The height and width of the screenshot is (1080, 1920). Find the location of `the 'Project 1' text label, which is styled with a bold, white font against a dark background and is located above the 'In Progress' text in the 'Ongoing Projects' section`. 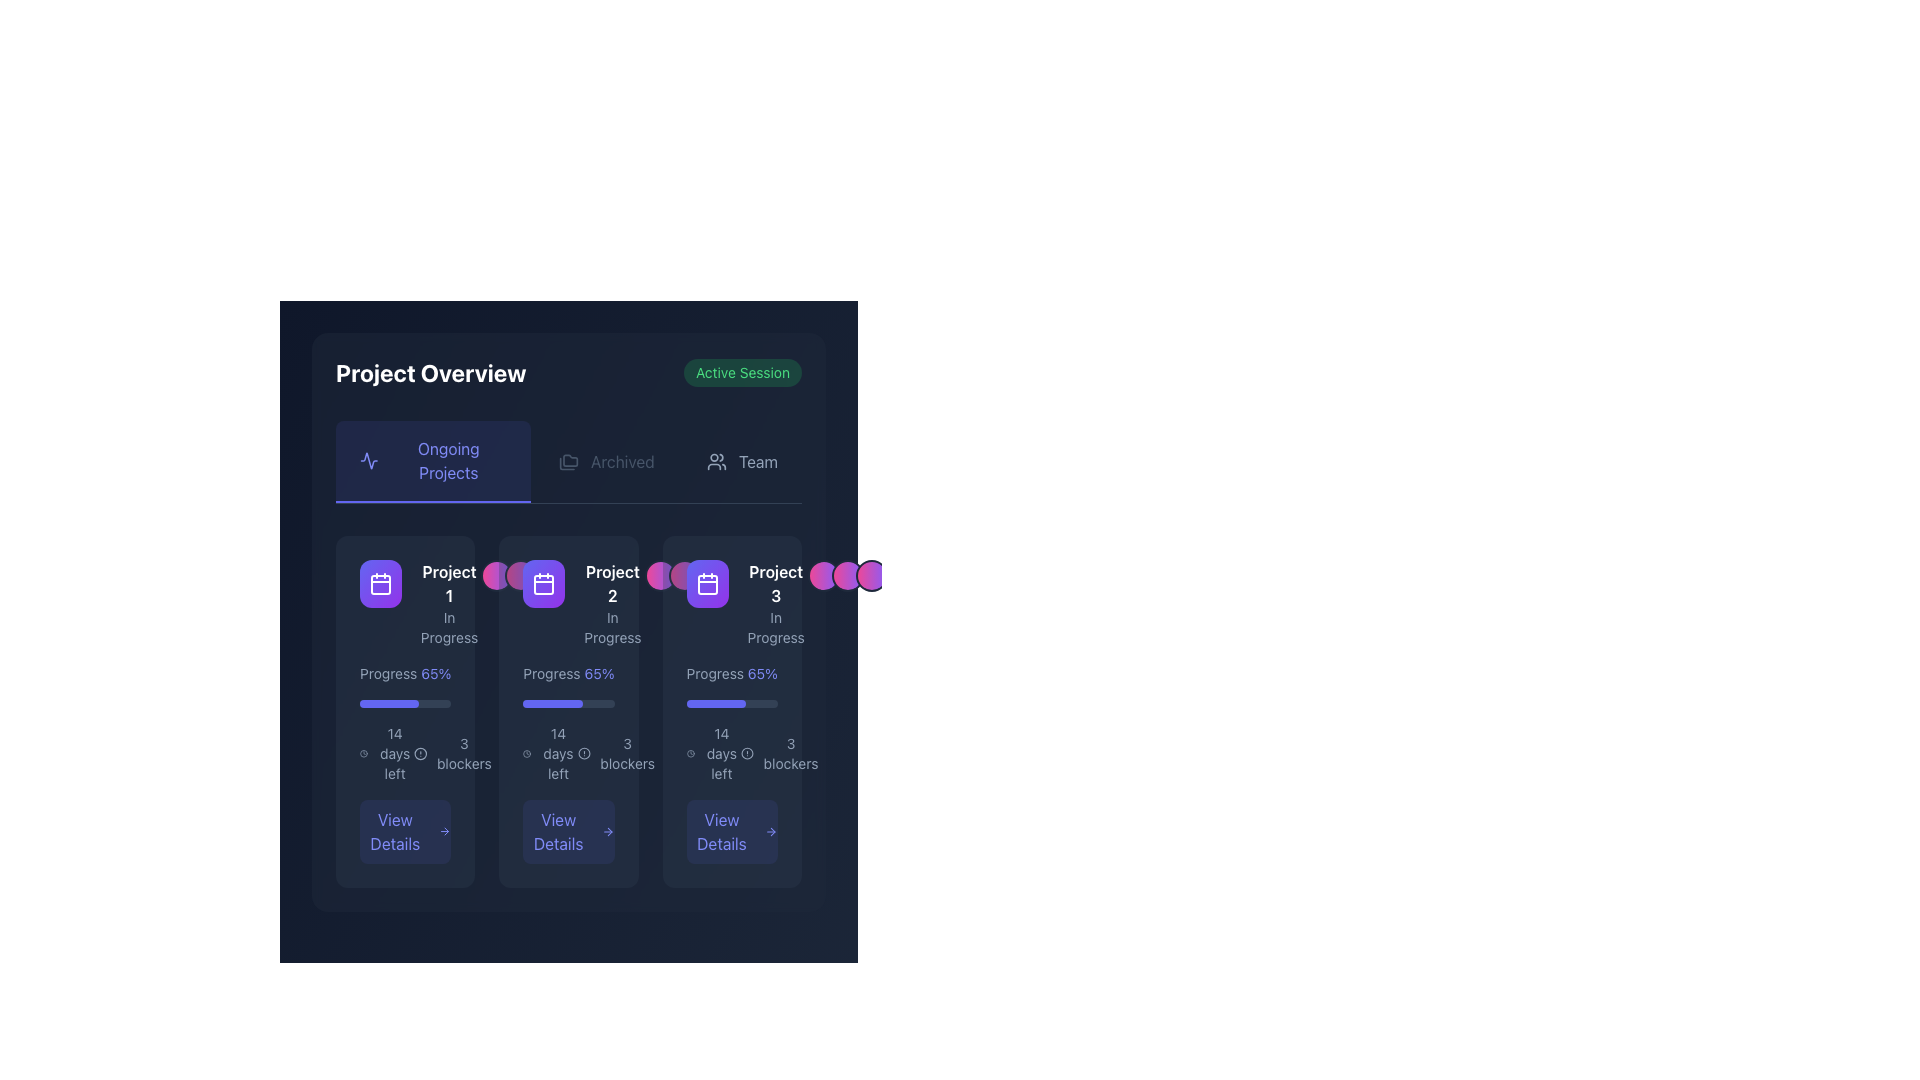

the 'Project 1' text label, which is styled with a bold, white font against a dark background and is located above the 'In Progress' text in the 'Ongoing Projects' section is located at coordinates (448, 583).